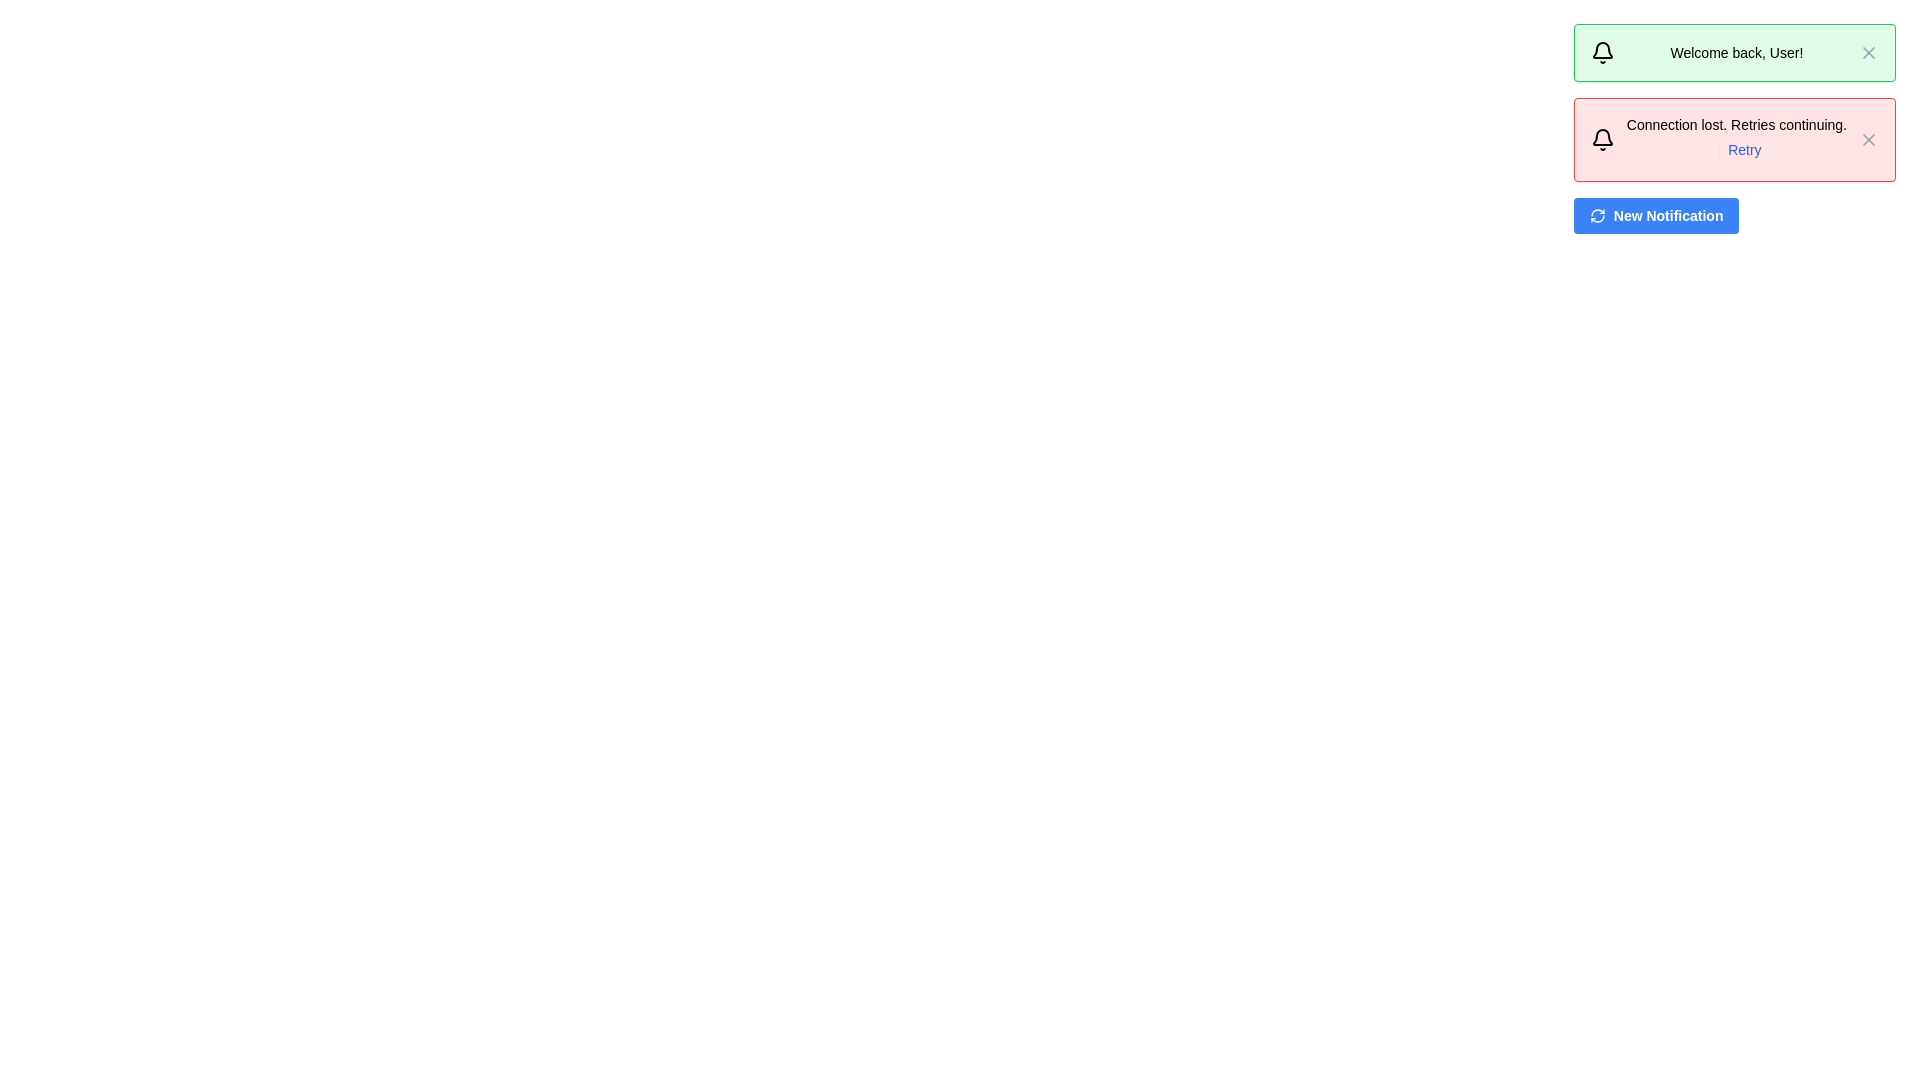 This screenshot has height=1080, width=1920. Describe the element at coordinates (1602, 138) in the screenshot. I see `the bell icon with a thin border located on the left side of the notification box labeled 'Connection lost.'` at that location.